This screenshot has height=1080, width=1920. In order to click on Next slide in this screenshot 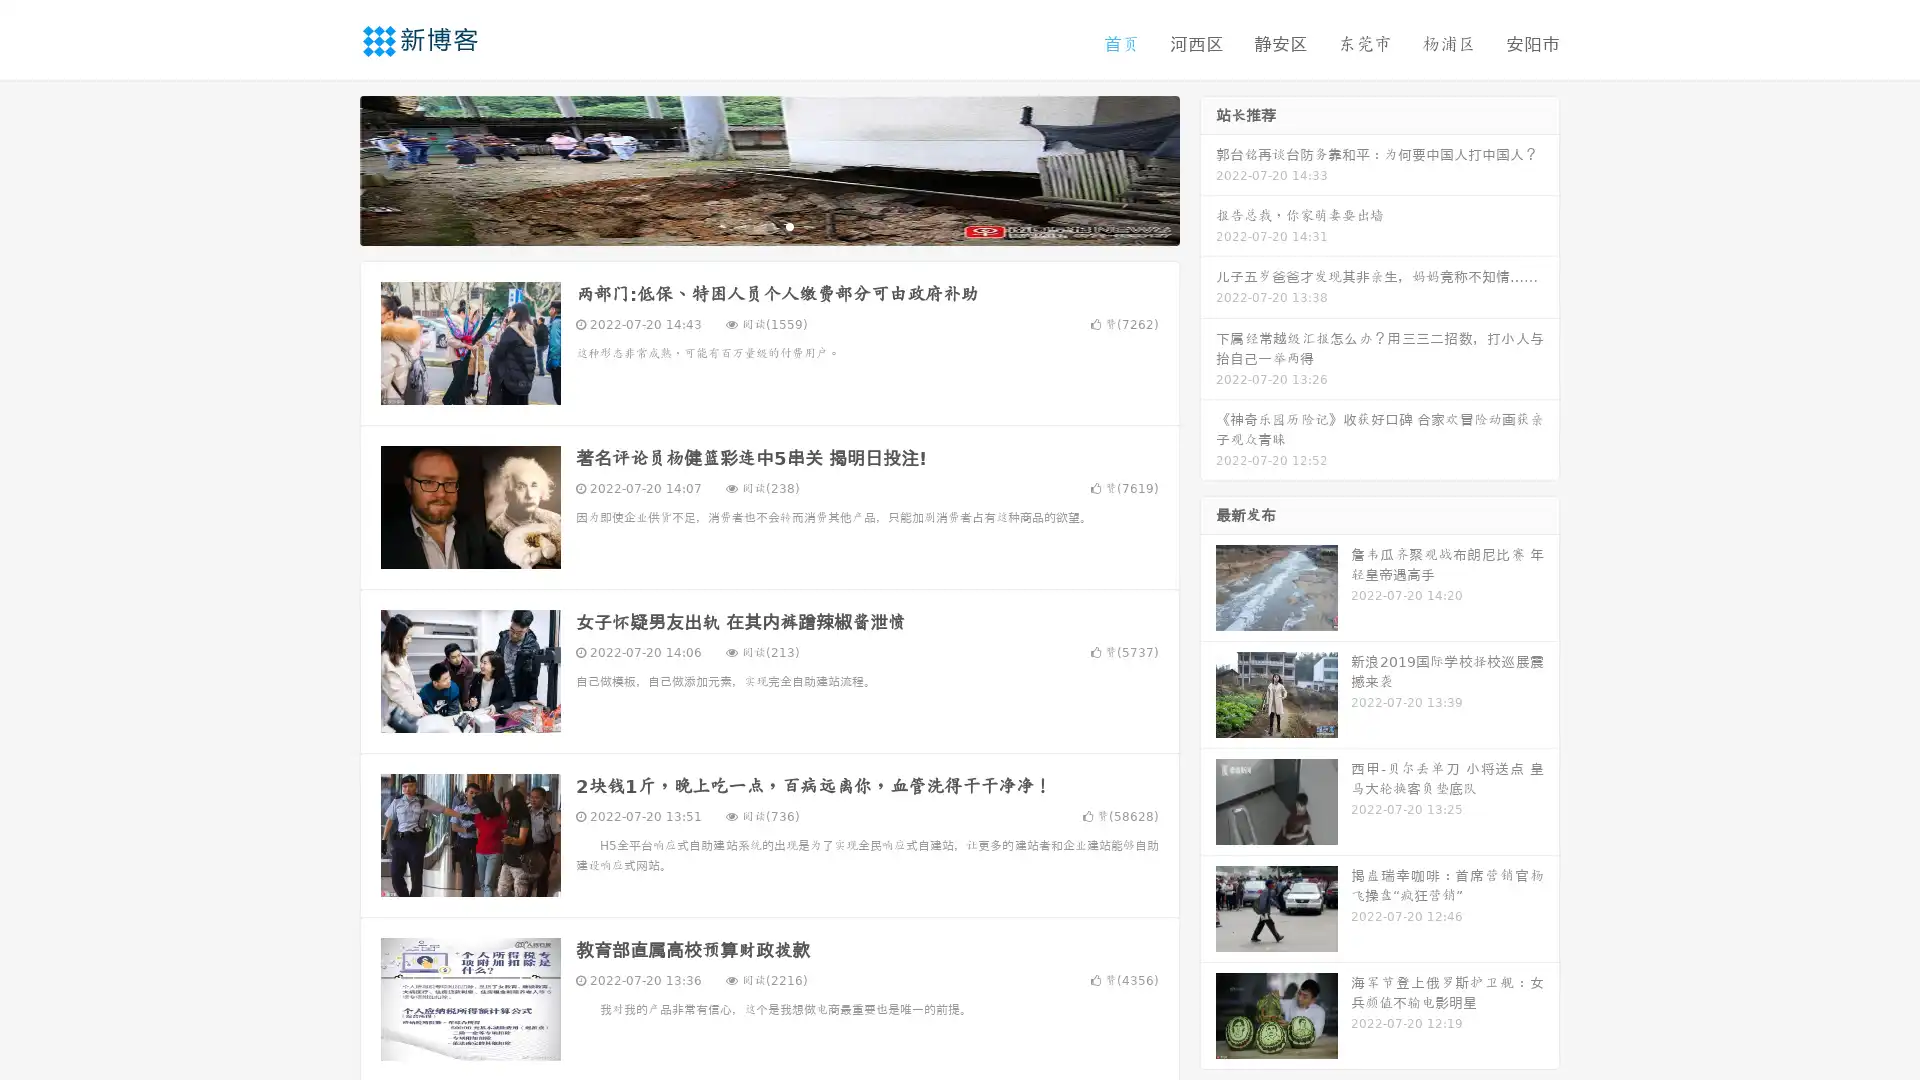, I will do `click(1208, 168)`.